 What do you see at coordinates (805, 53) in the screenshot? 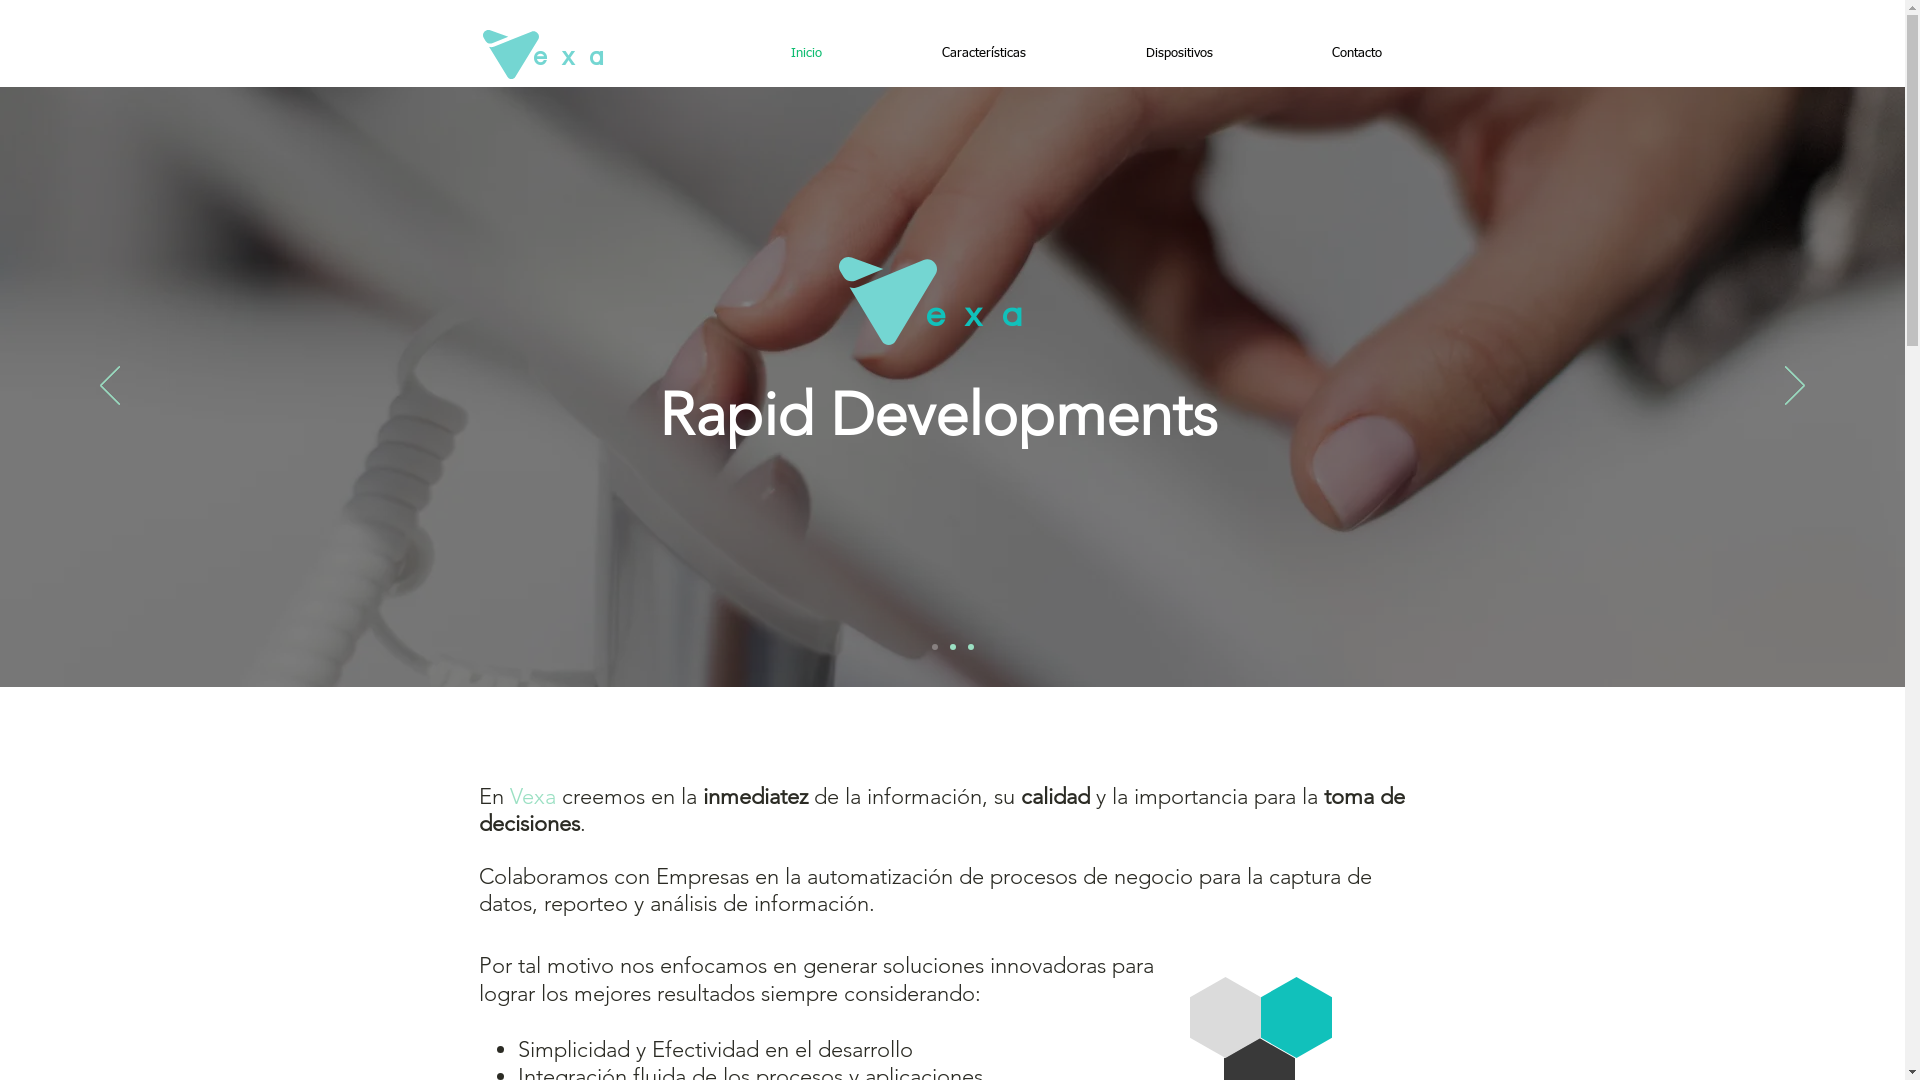
I see `'Inicio'` at bounding box center [805, 53].